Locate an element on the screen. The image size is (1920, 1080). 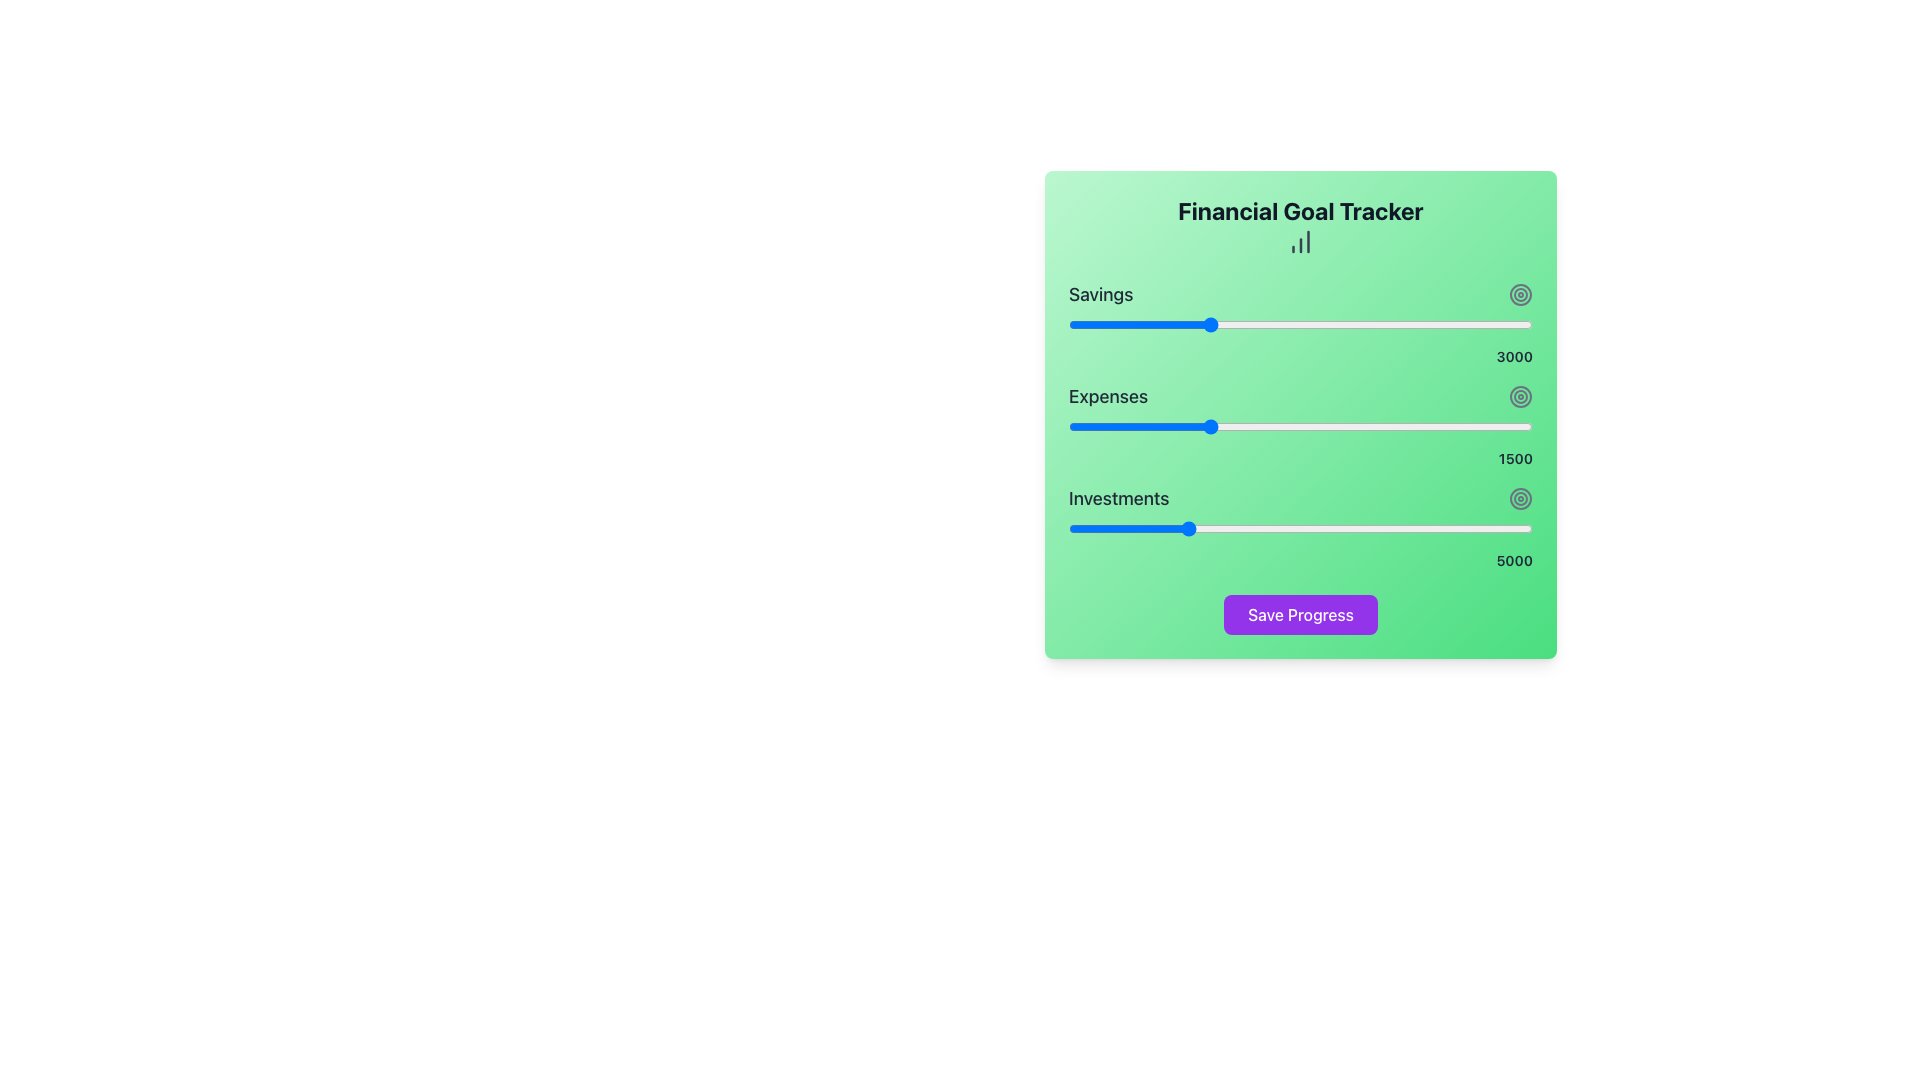
the expenses slider is located at coordinates (1261, 426).